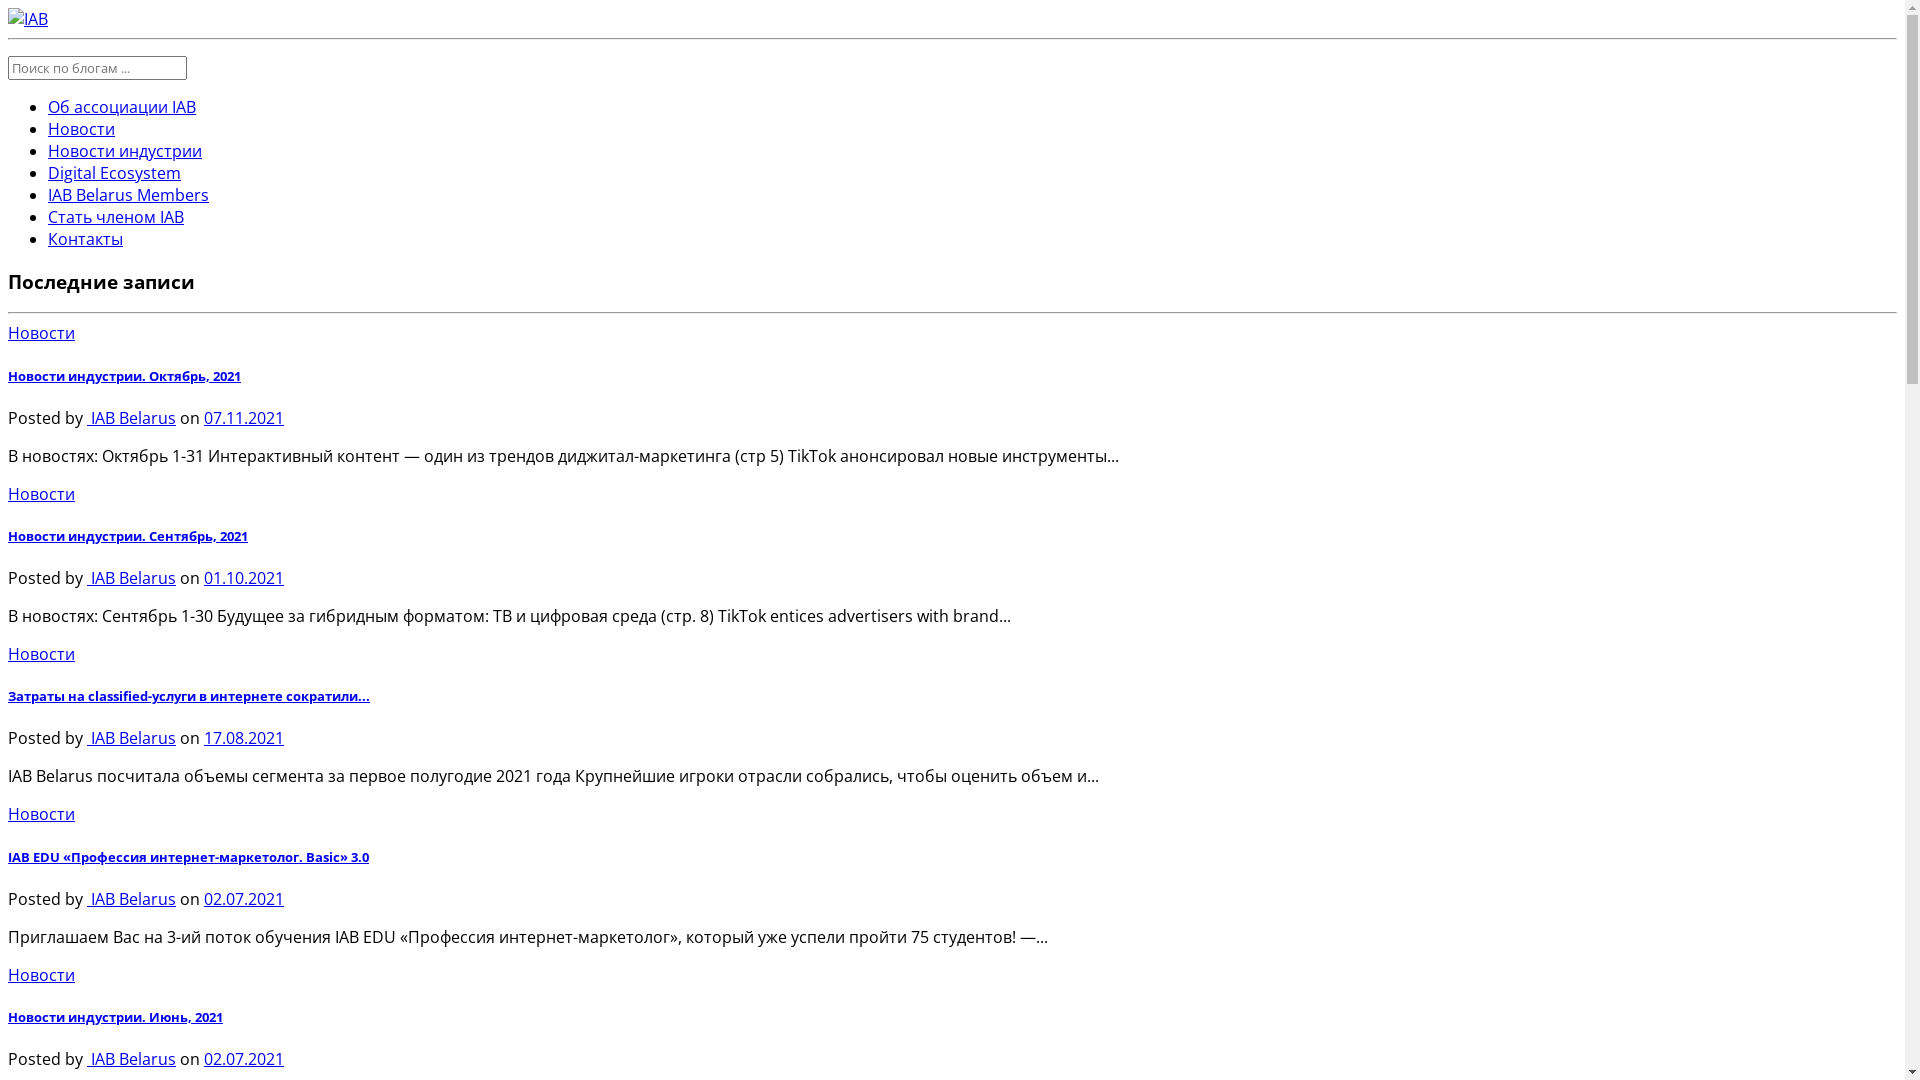 The image size is (1920, 1080). What do you see at coordinates (127, 195) in the screenshot?
I see `'IAB Belarus Members'` at bounding box center [127, 195].